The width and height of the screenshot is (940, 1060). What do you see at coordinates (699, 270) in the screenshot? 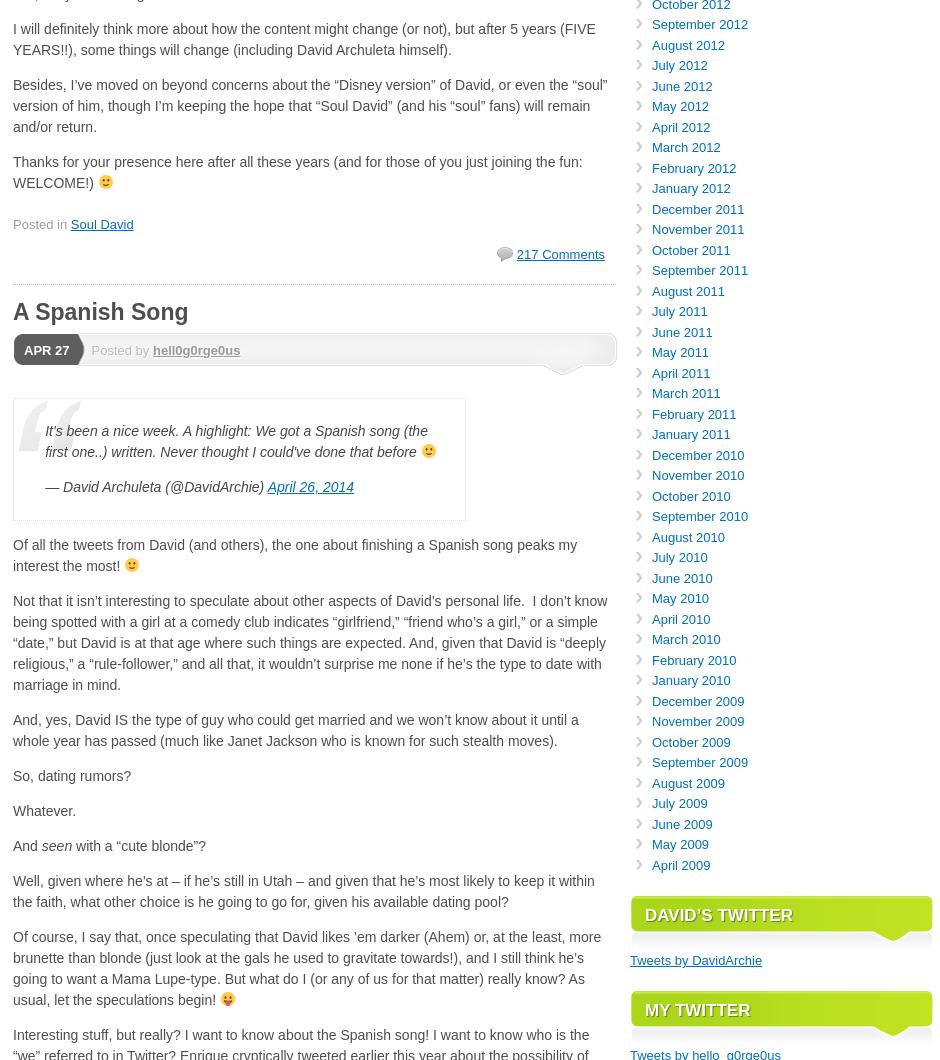
I see `'September 2011'` at bounding box center [699, 270].